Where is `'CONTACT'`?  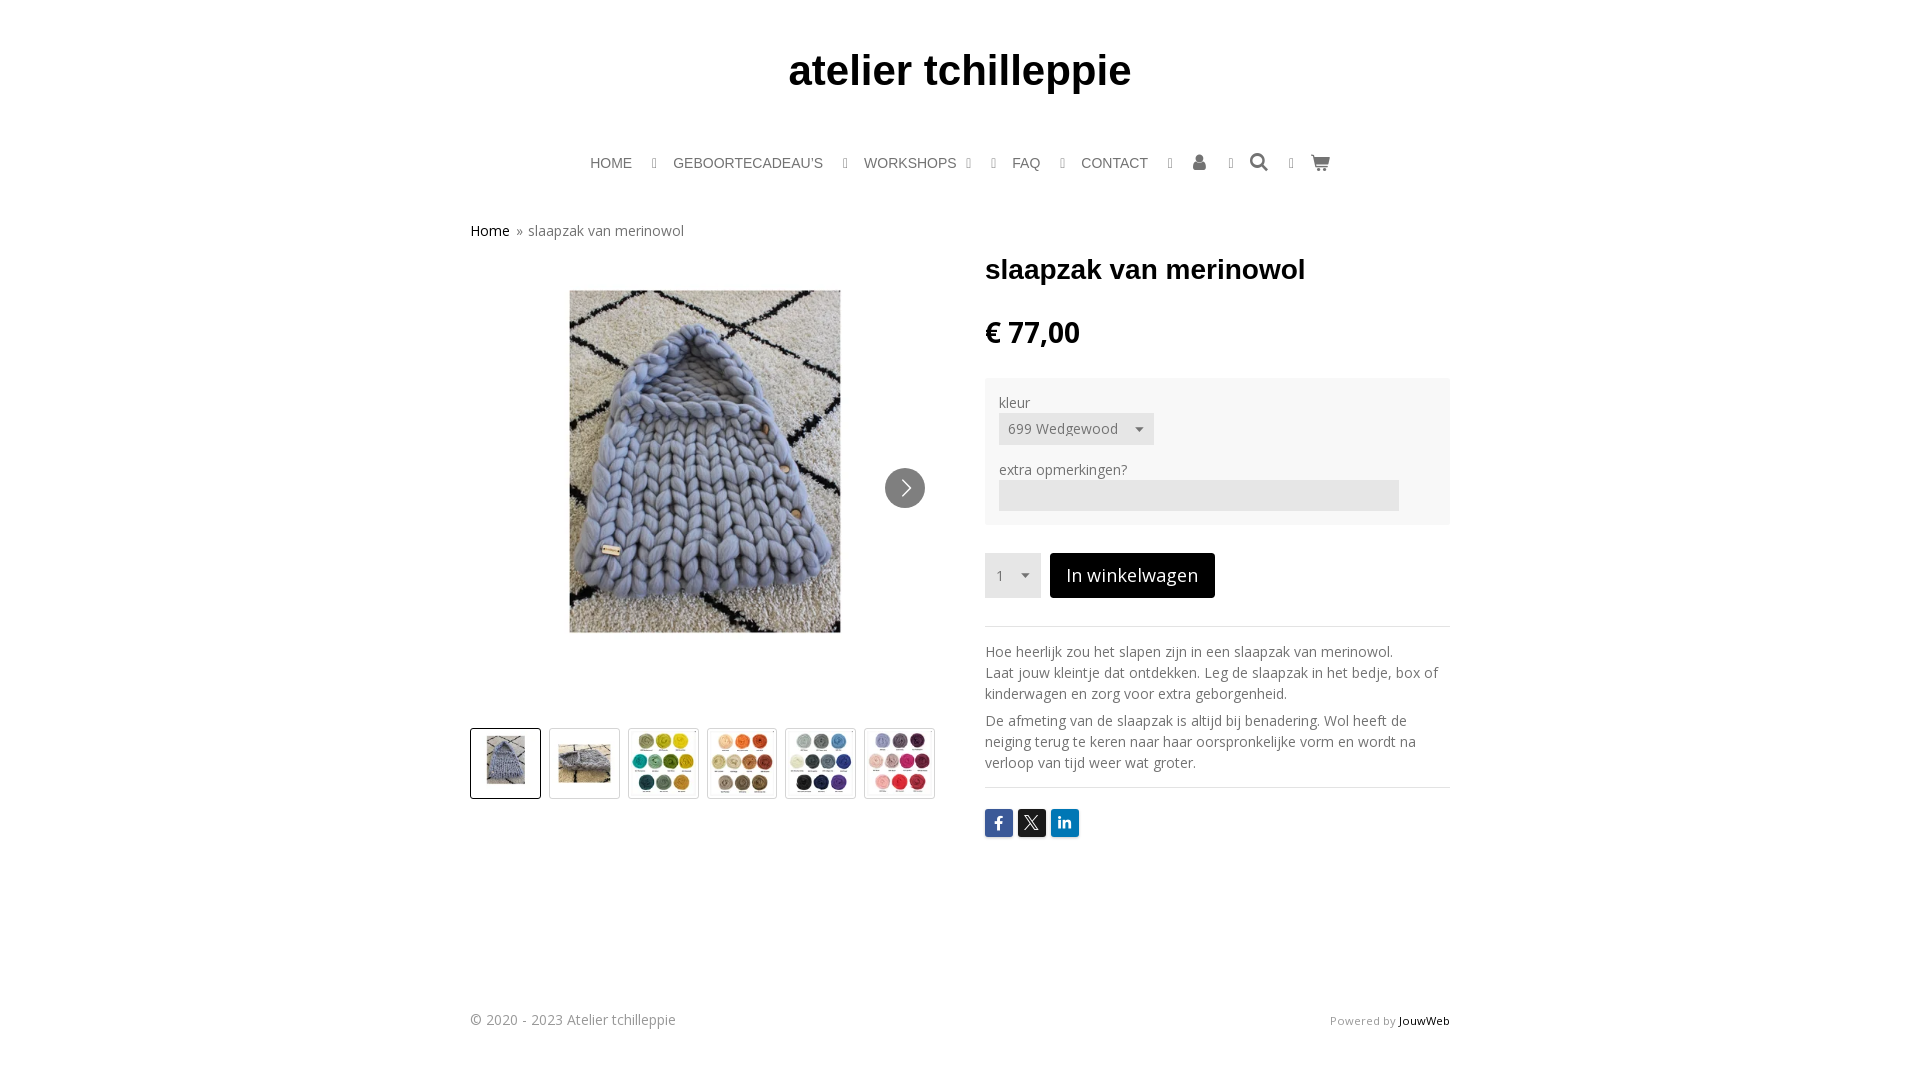
'CONTACT' is located at coordinates (1113, 162).